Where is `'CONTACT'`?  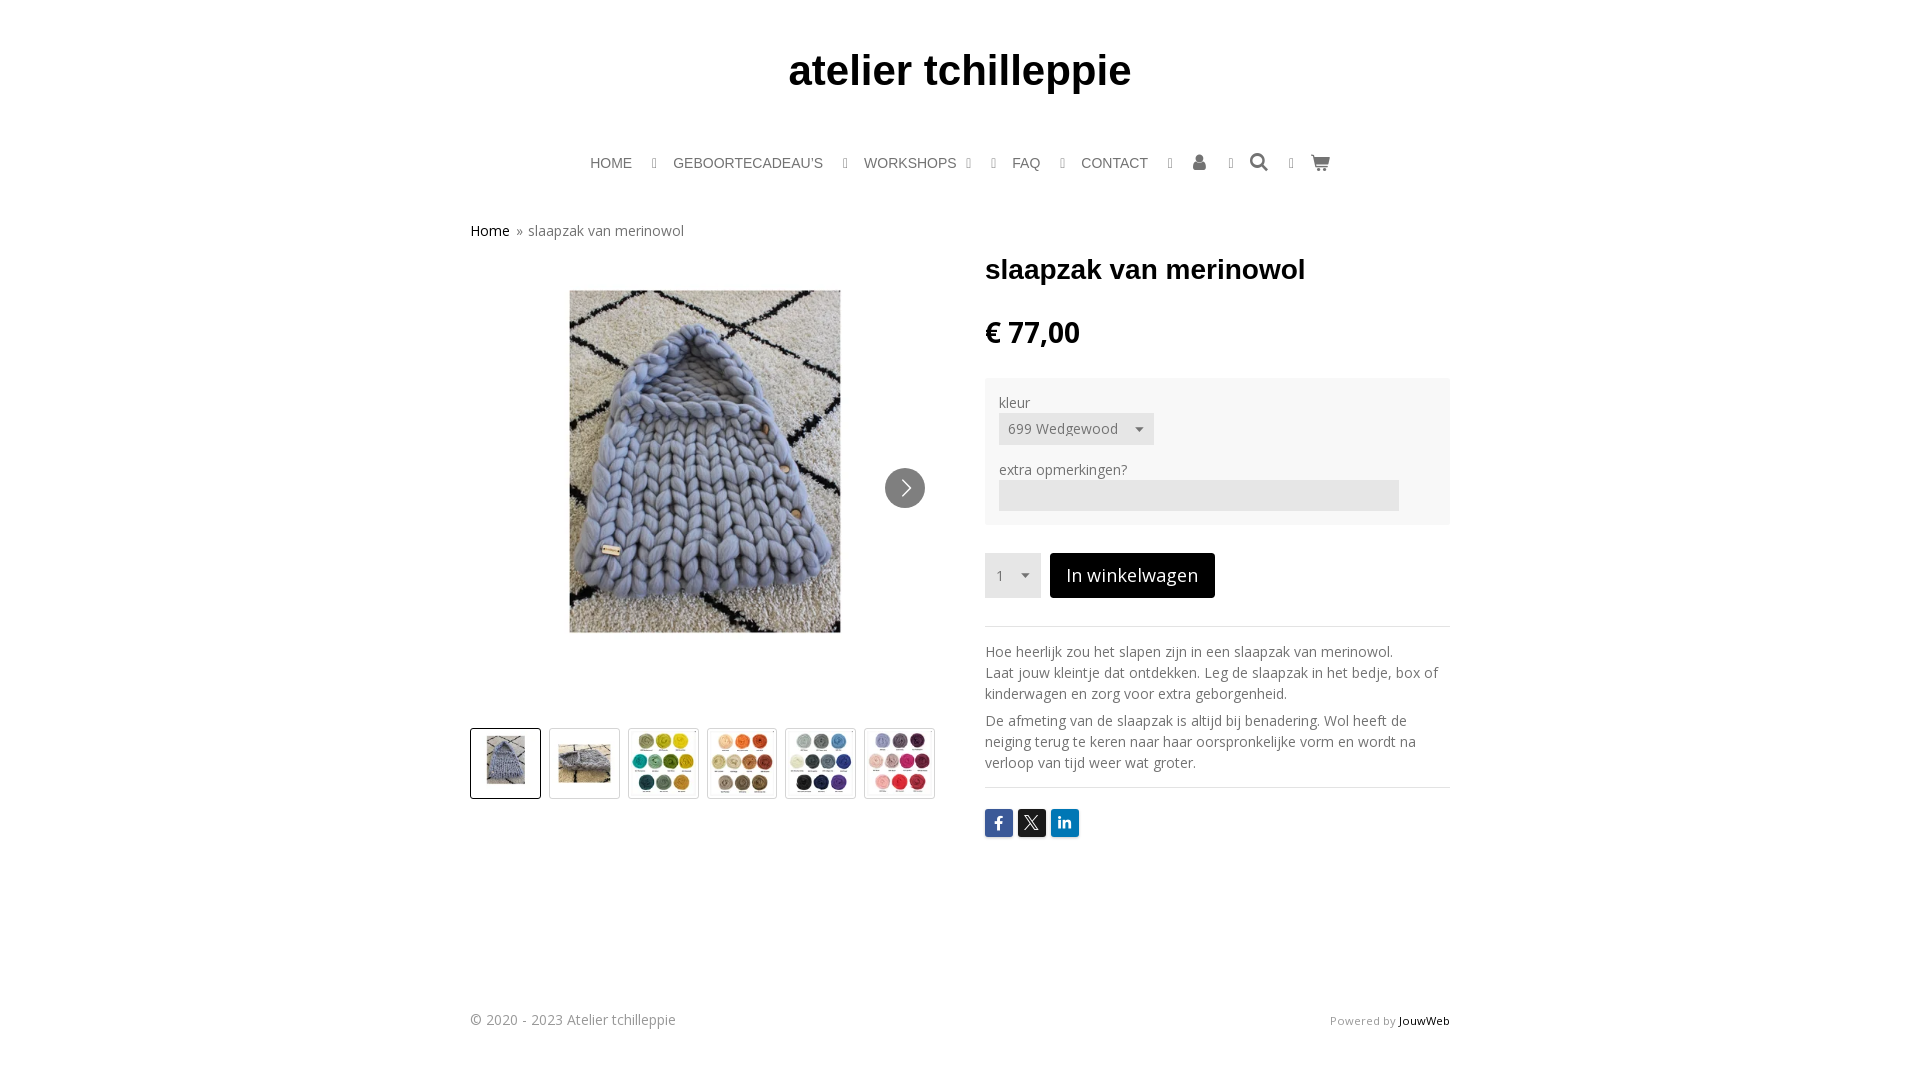
'CONTACT' is located at coordinates (1113, 162).